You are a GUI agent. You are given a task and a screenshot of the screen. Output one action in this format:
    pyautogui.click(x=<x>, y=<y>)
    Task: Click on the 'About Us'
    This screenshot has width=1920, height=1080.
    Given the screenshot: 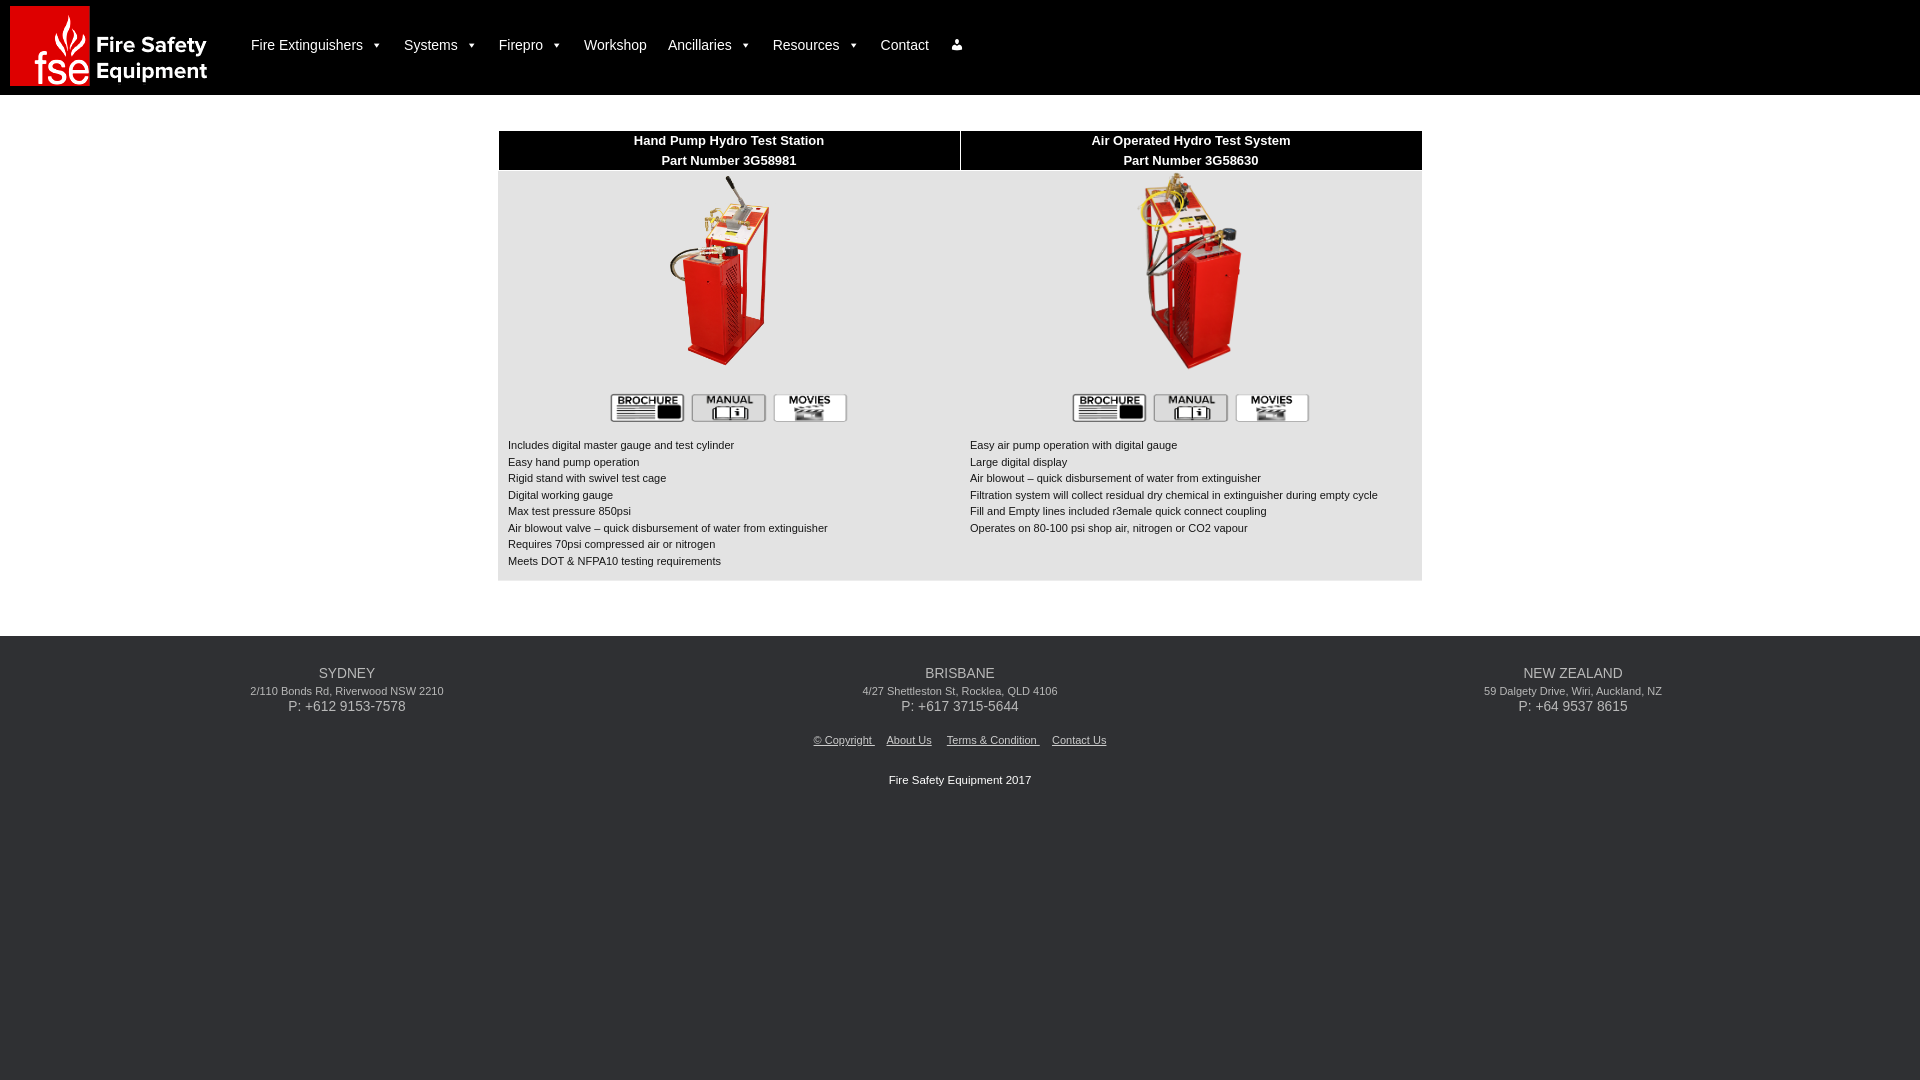 What is the action you would take?
    pyautogui.click(x=907, y=740)
    